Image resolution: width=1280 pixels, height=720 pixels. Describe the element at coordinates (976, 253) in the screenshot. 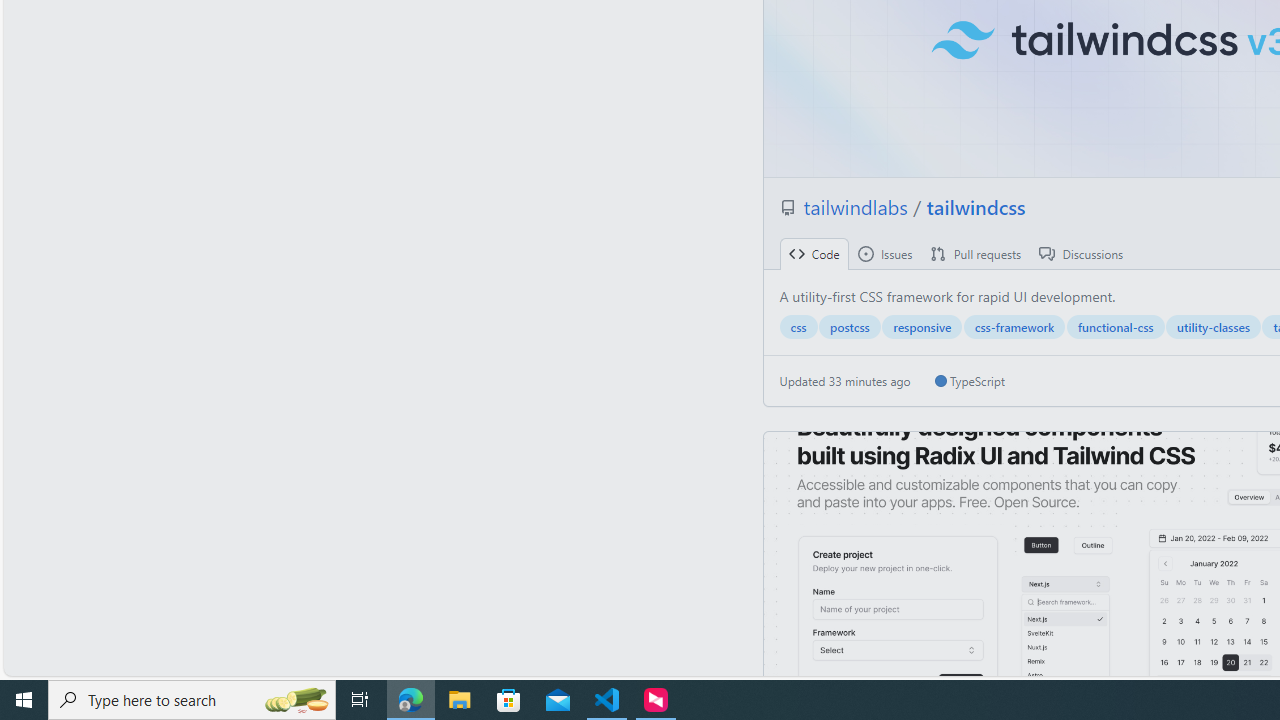

I see `' Pull requests'` at that location.